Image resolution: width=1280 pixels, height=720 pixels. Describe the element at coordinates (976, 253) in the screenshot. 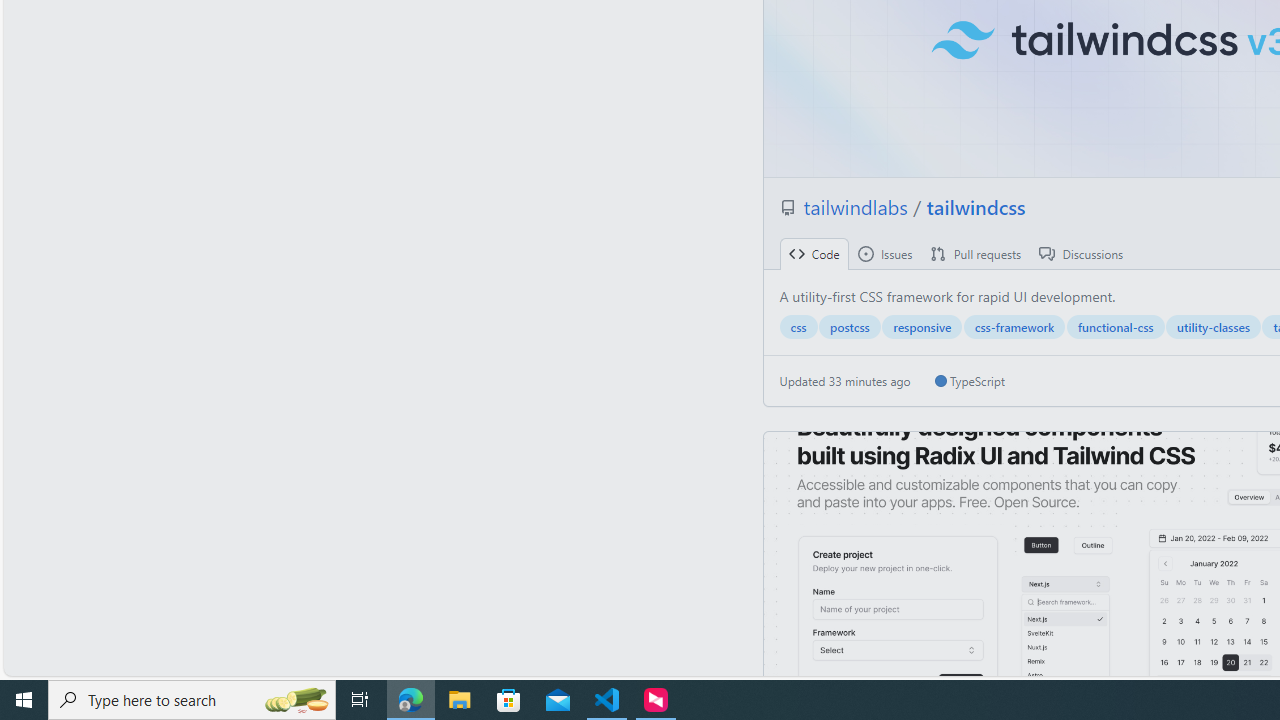

I see `' Pull requests'` at that location.